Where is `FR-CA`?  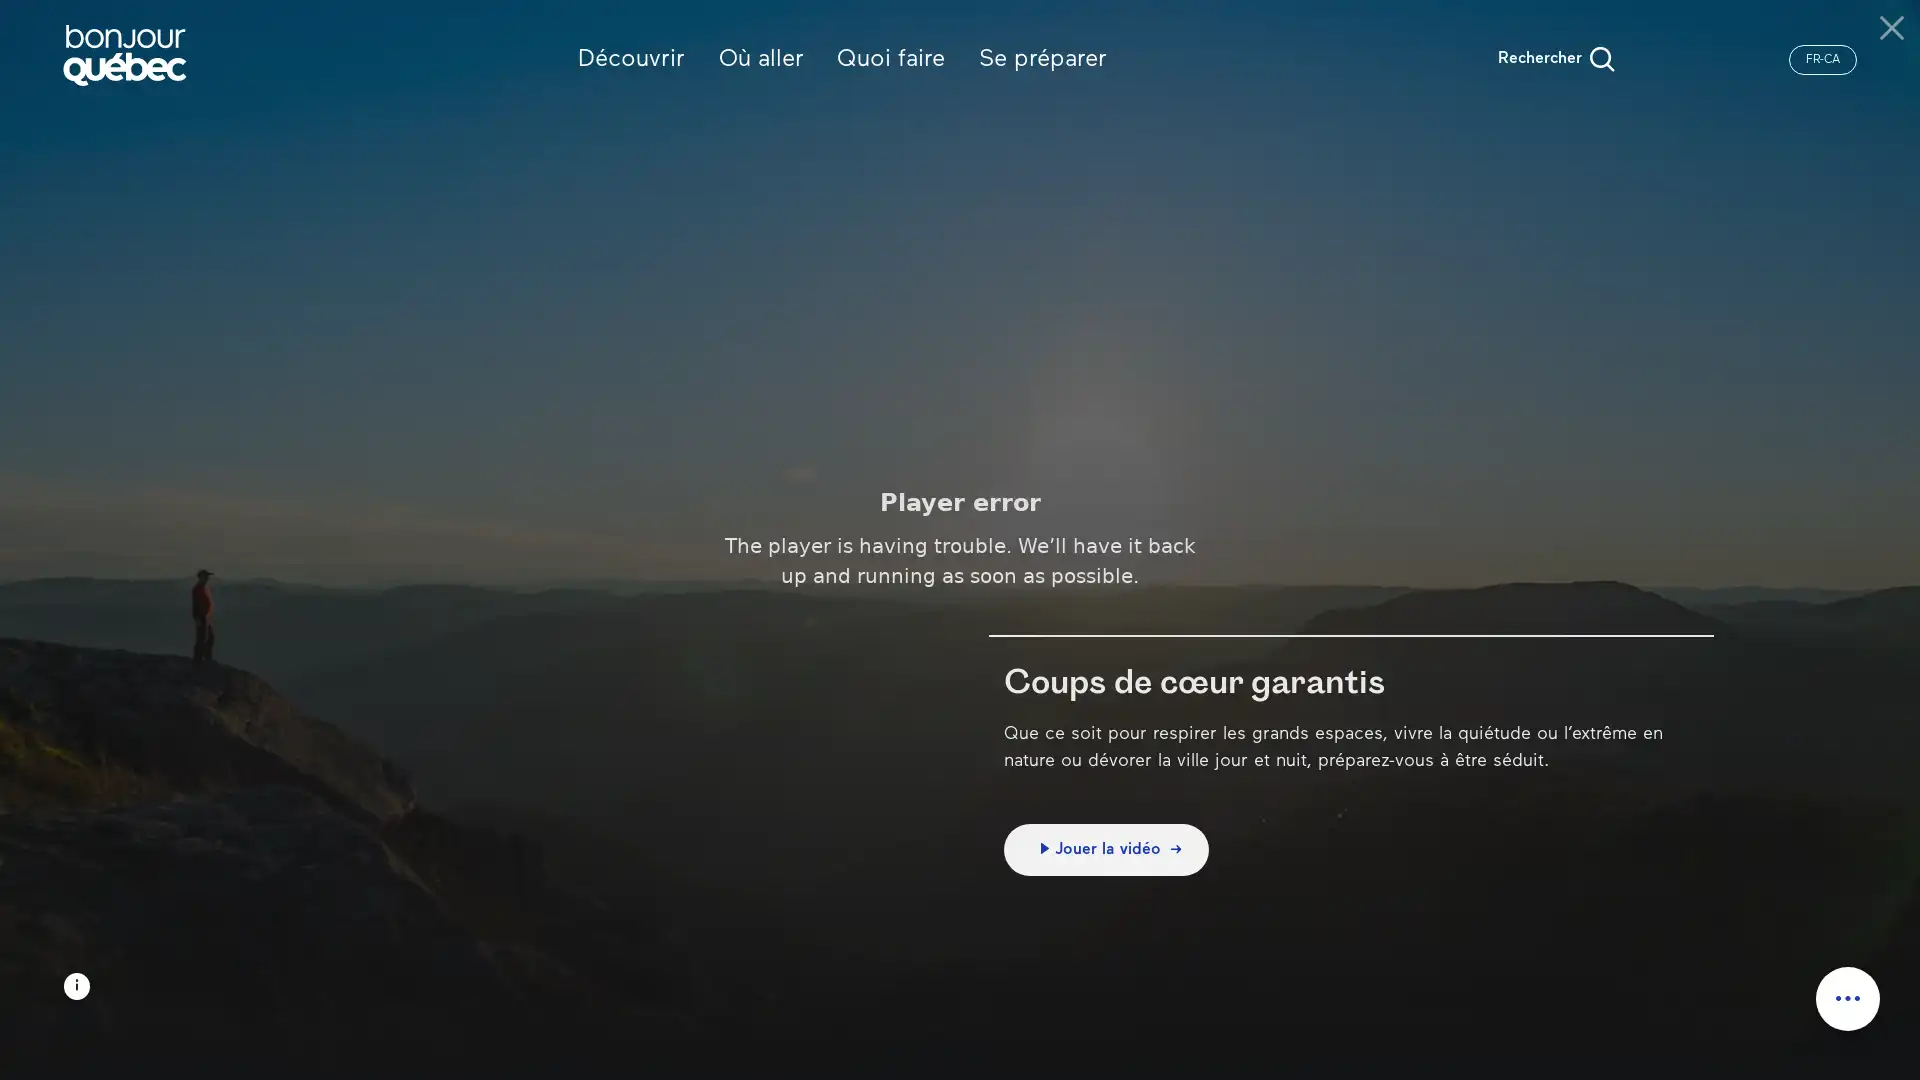
FR-CA is located at coordinates (1823, 193).